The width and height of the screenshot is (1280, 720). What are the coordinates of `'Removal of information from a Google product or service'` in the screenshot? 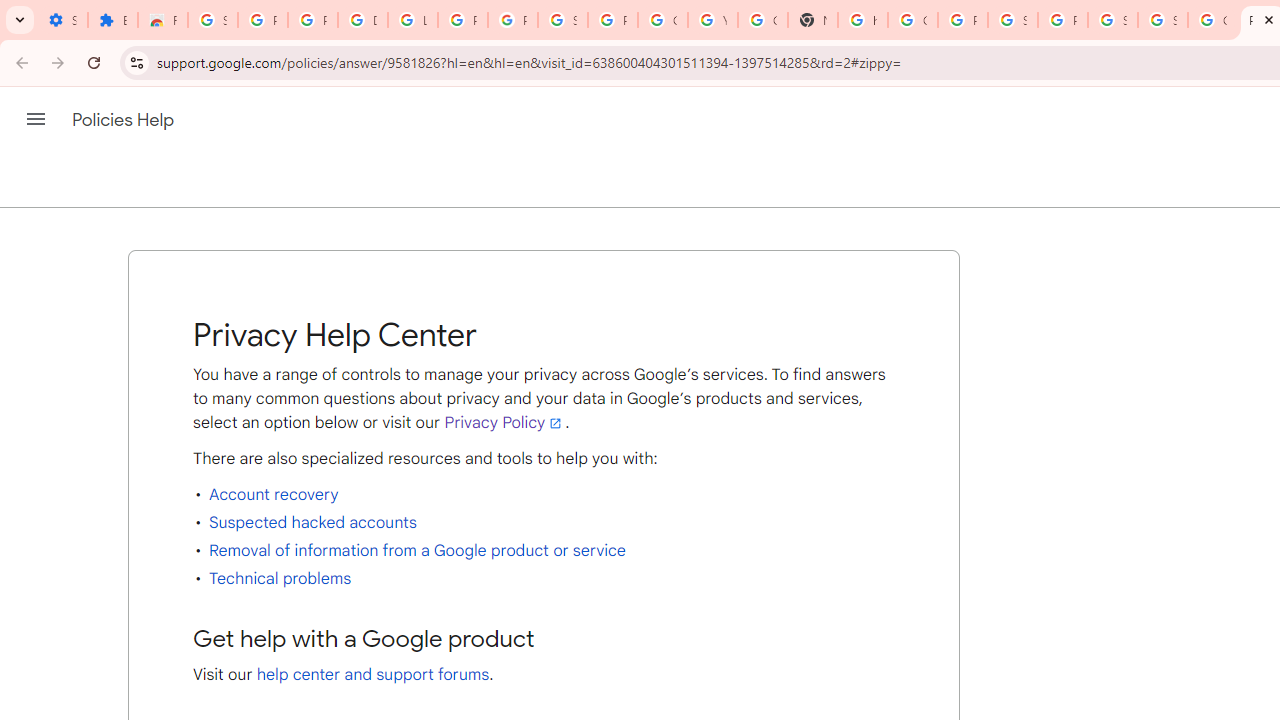 It's located at (416, 550).